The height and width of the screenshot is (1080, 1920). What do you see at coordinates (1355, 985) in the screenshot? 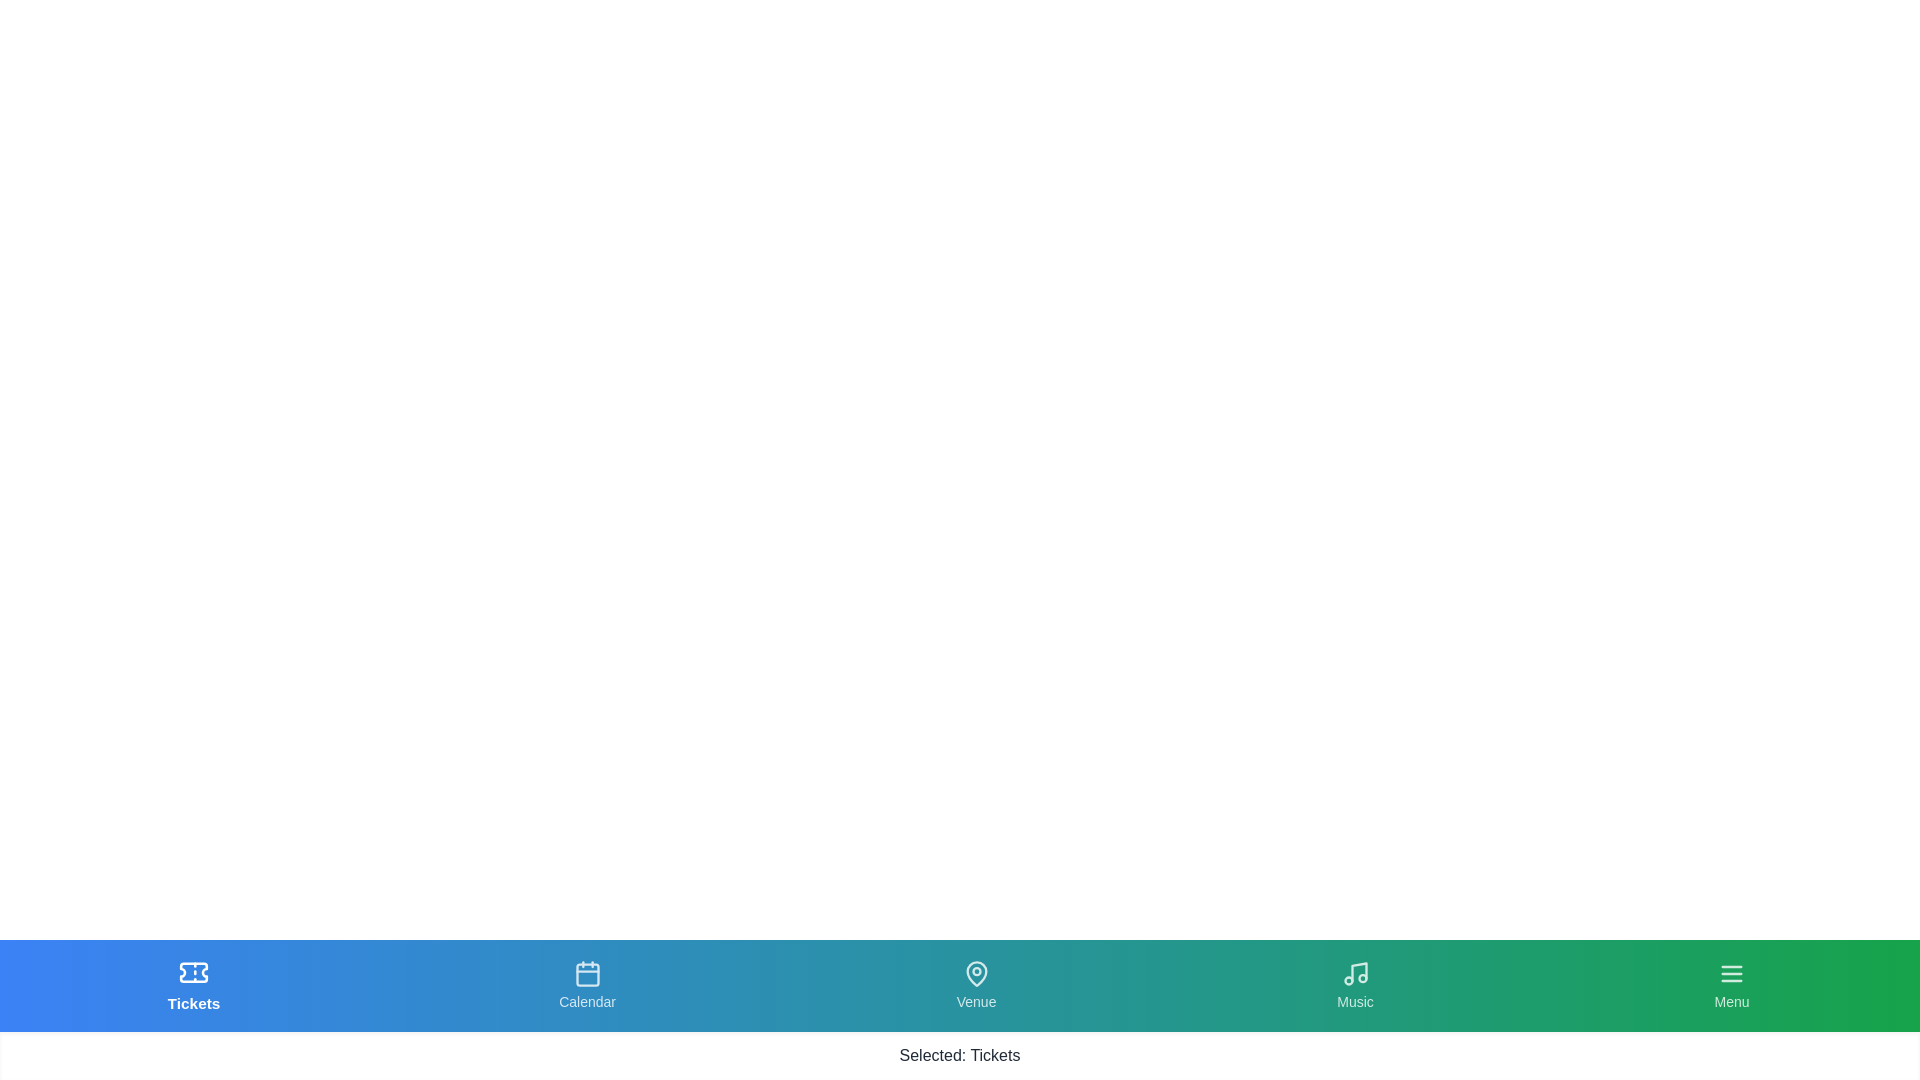
I see `the tab labeled Music to observe its hover effect` at bounding box center [1355, 985].